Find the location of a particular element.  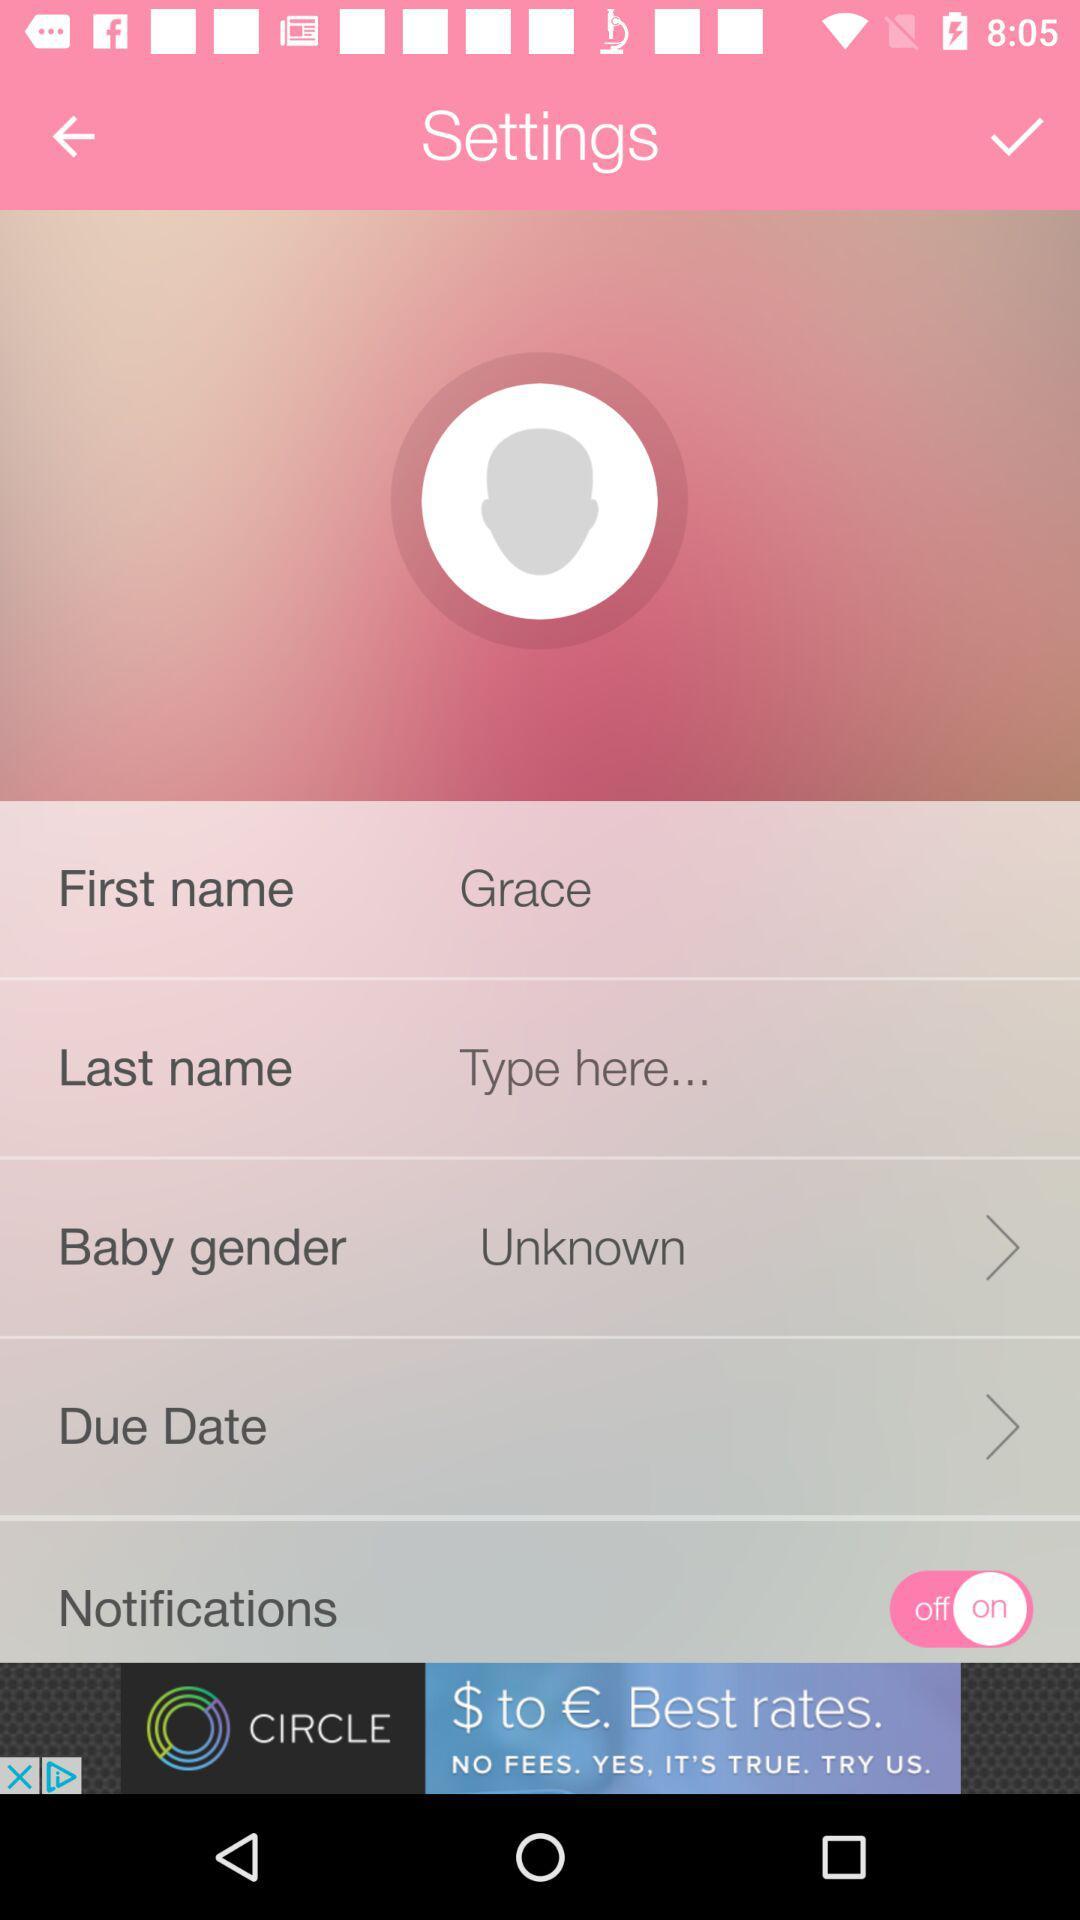

text is located at coordinates (747, 1066).